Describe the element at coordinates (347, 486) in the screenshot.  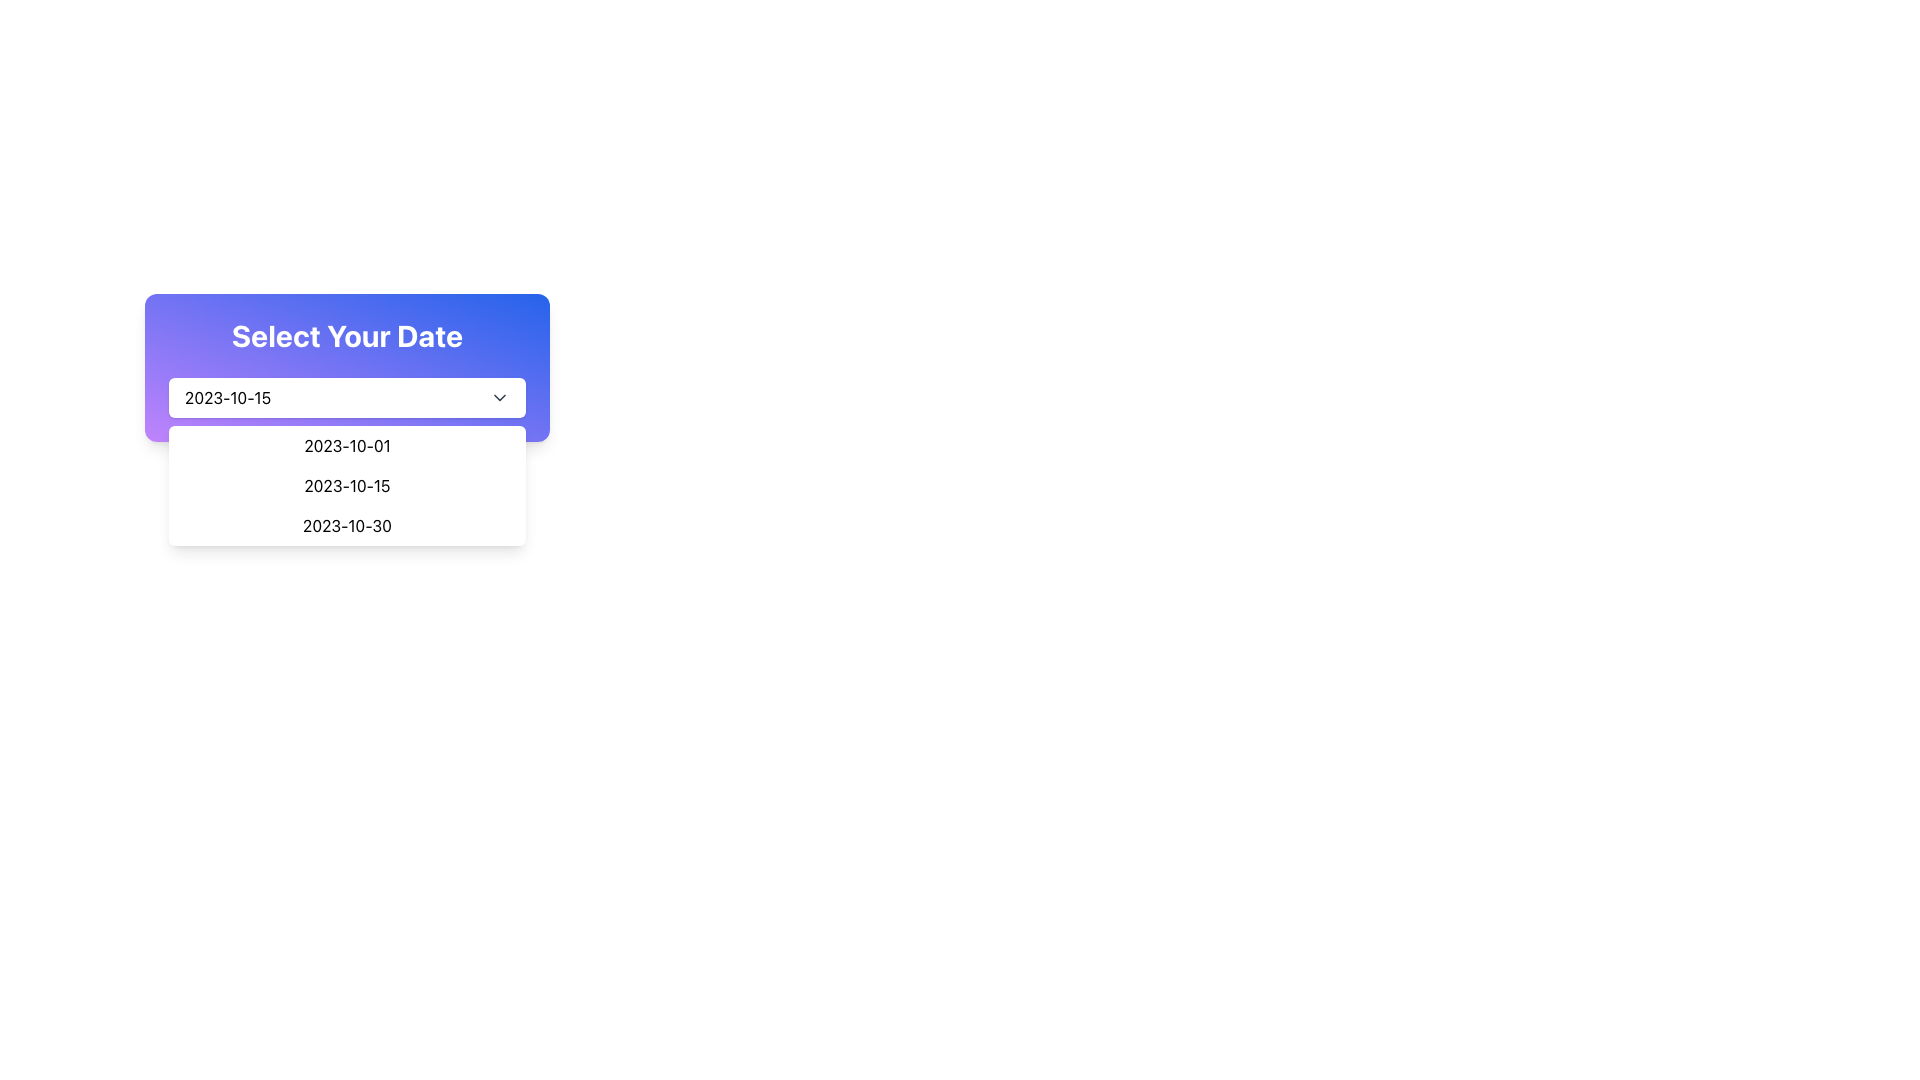
I see `the dropdown menu` at that location.